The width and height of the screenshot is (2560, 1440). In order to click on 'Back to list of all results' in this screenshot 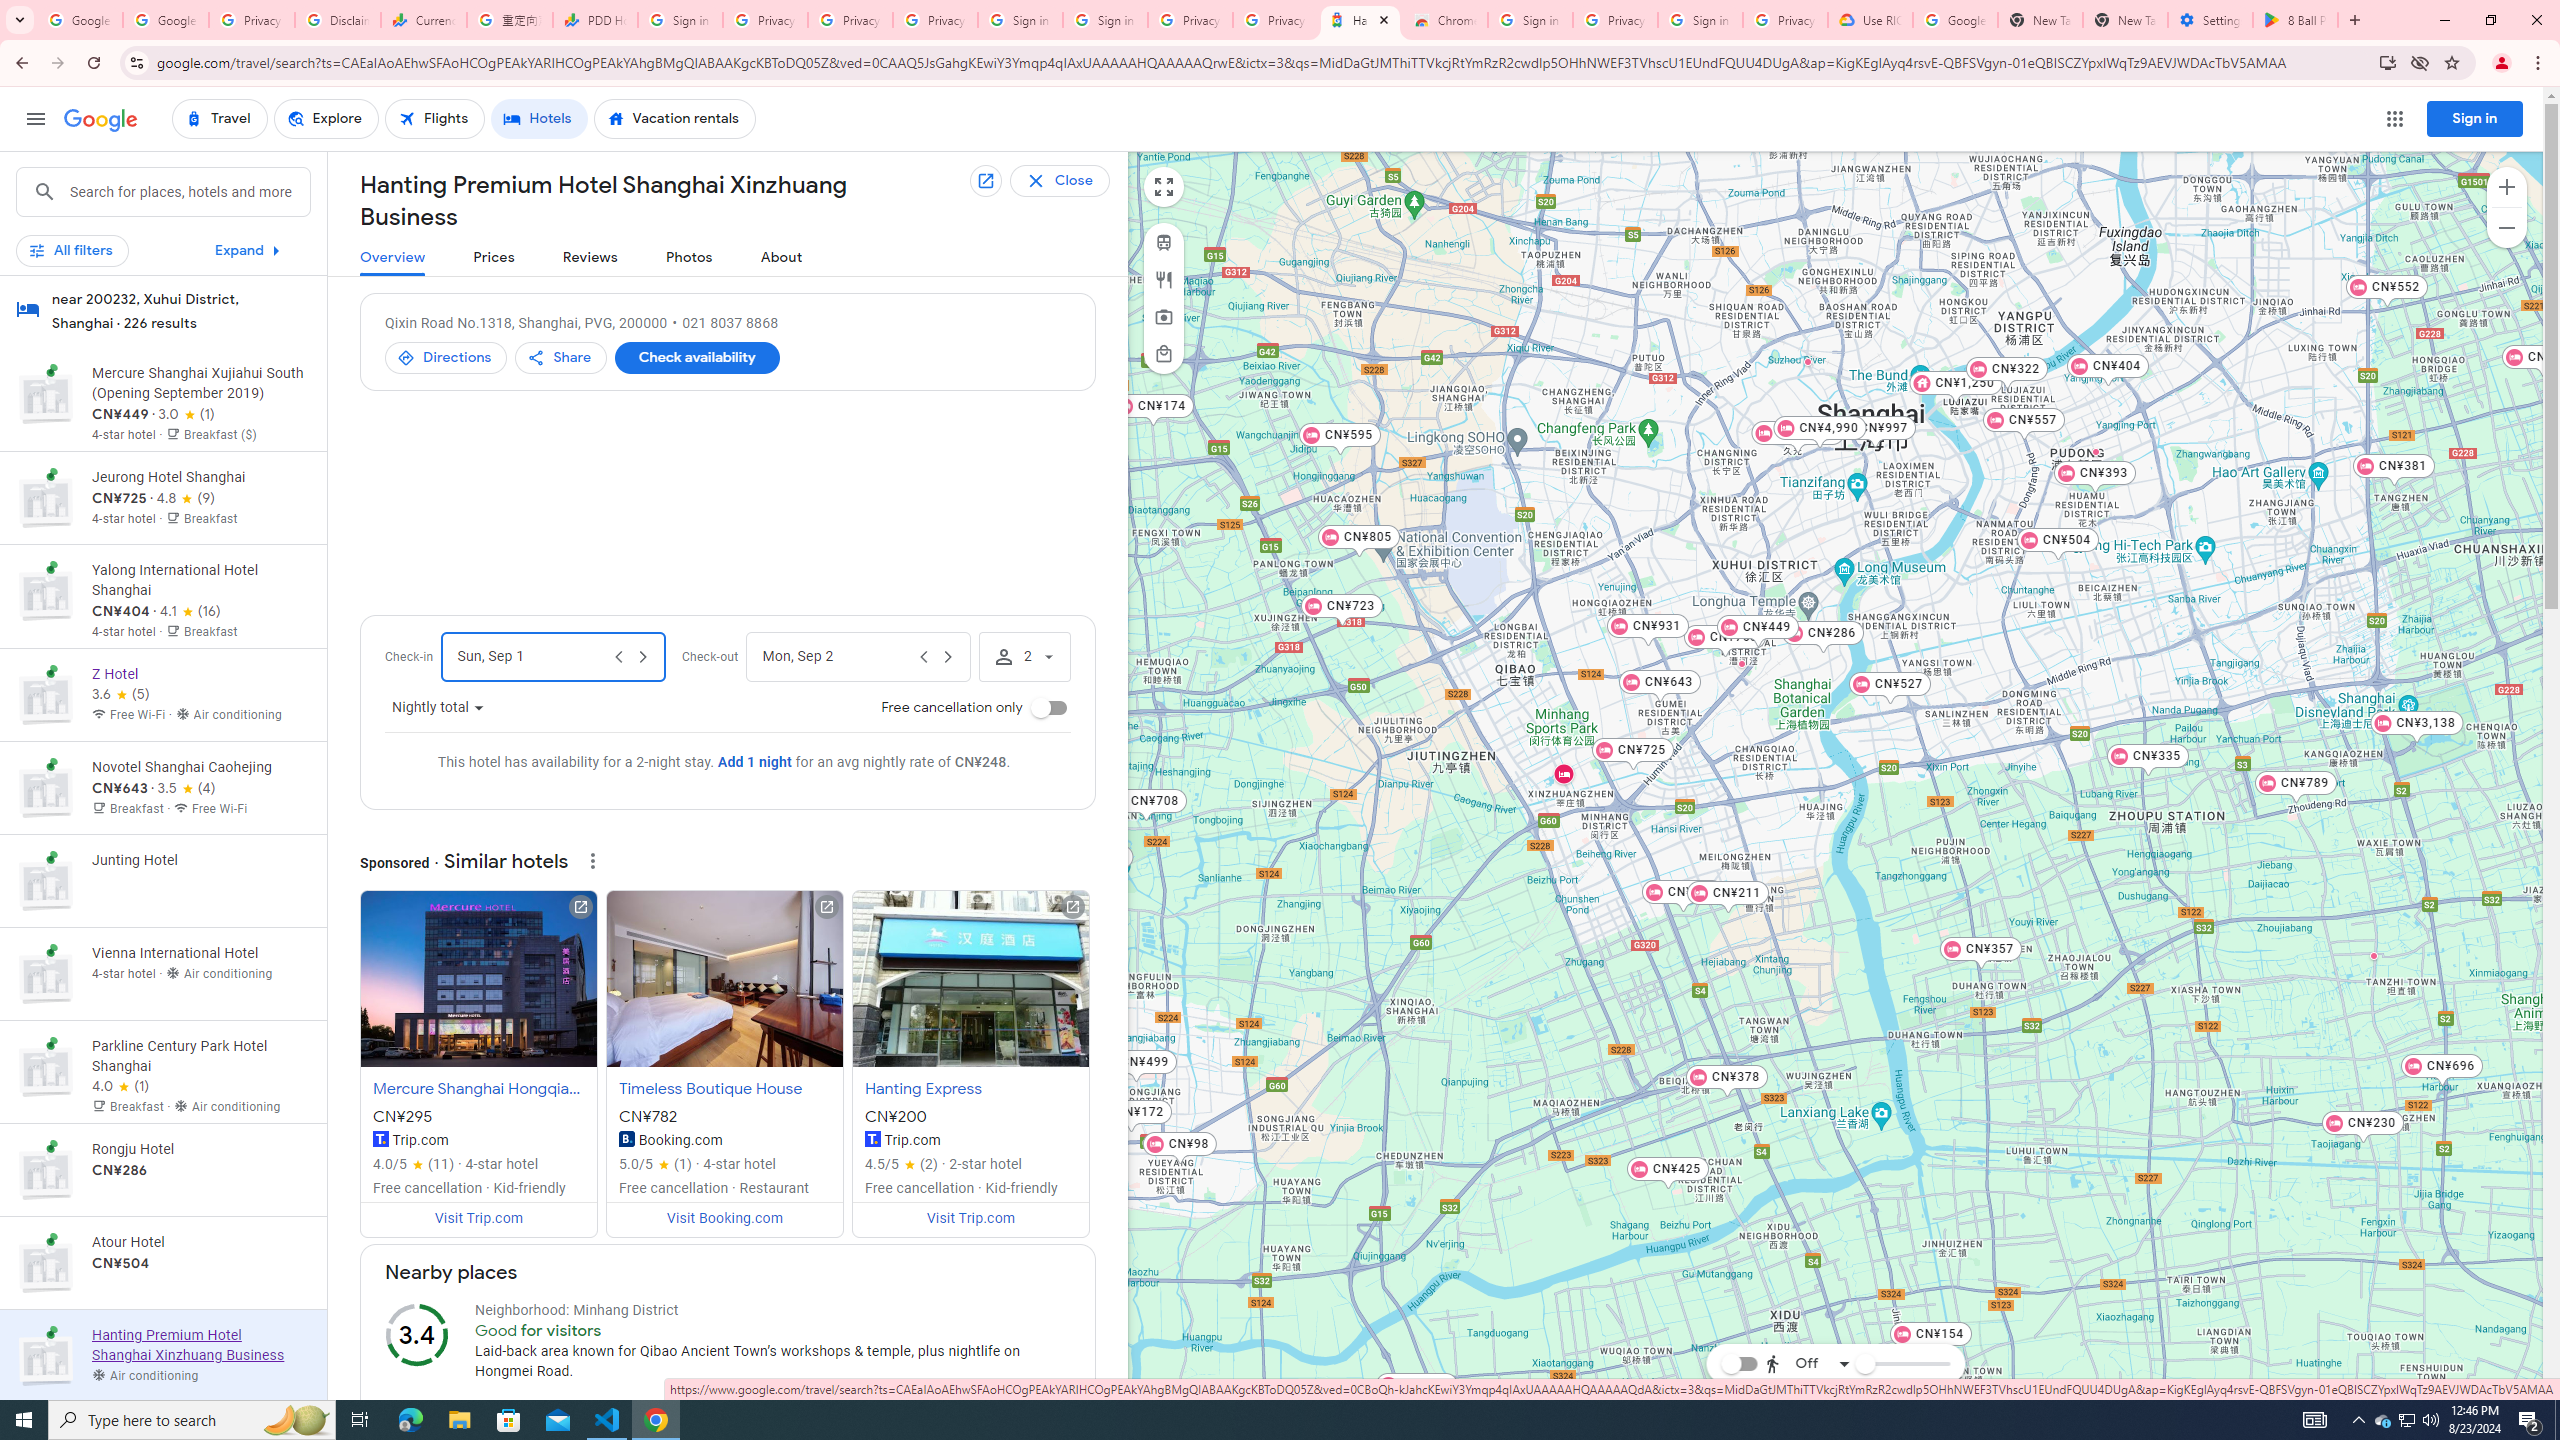, I will do `click(1076, 180)`.